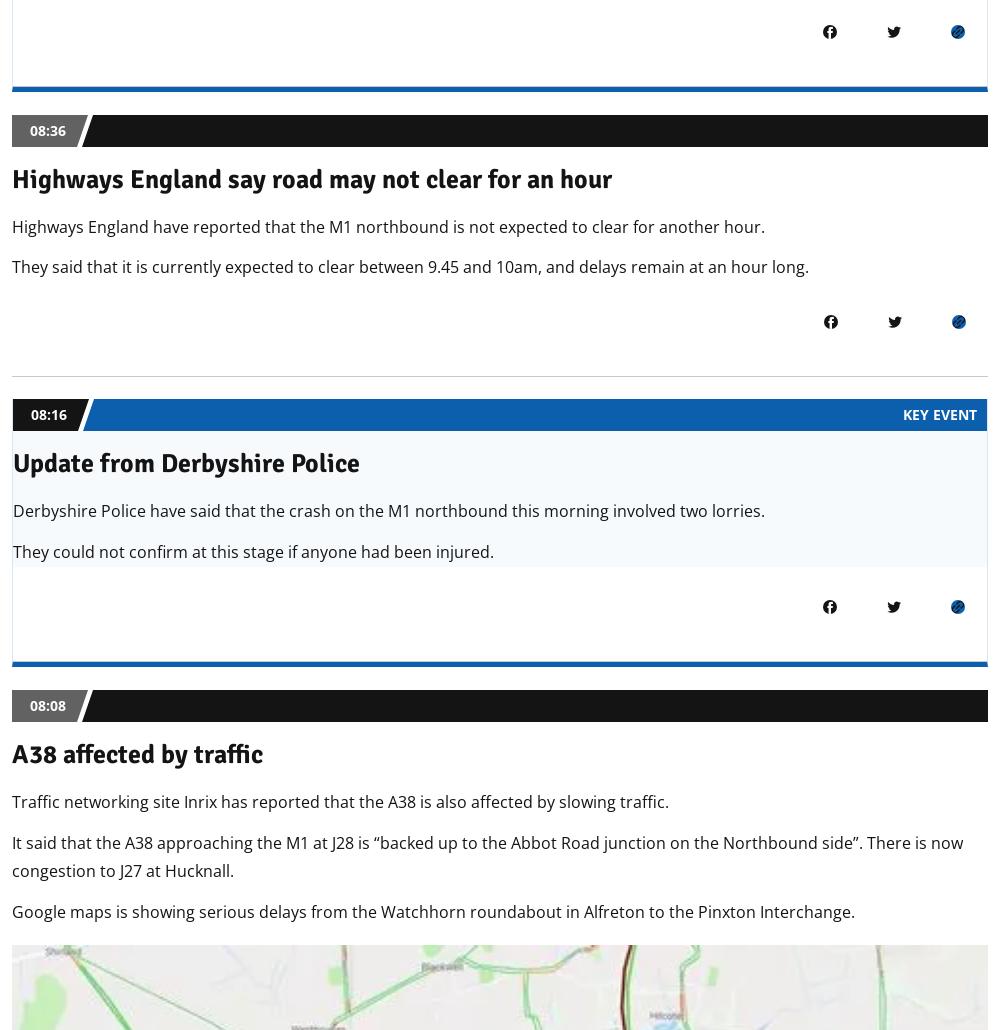 This screenshot has width=1000, height=1030. I want to click on 'KEY EVENT', so click(939, 414).